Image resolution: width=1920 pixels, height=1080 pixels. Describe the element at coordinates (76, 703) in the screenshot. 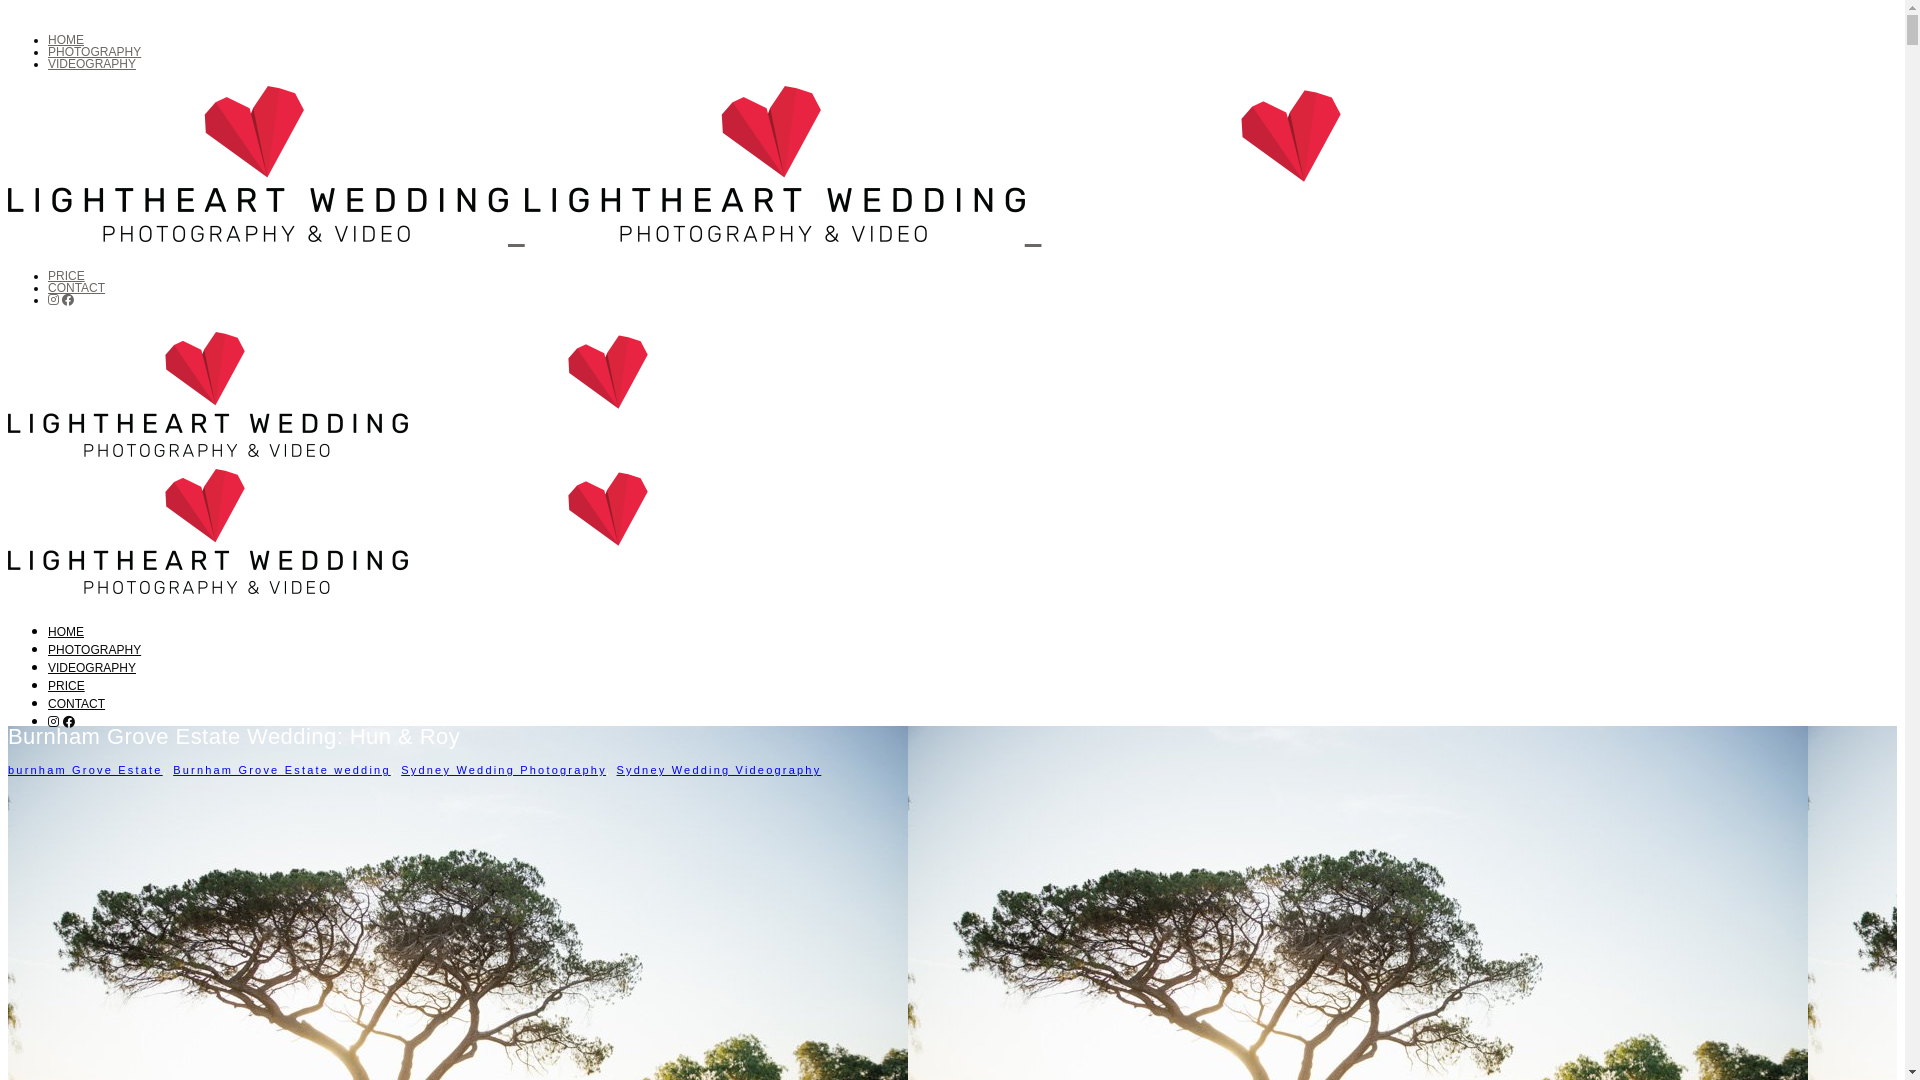

I see `'CONTACT'` at that location.